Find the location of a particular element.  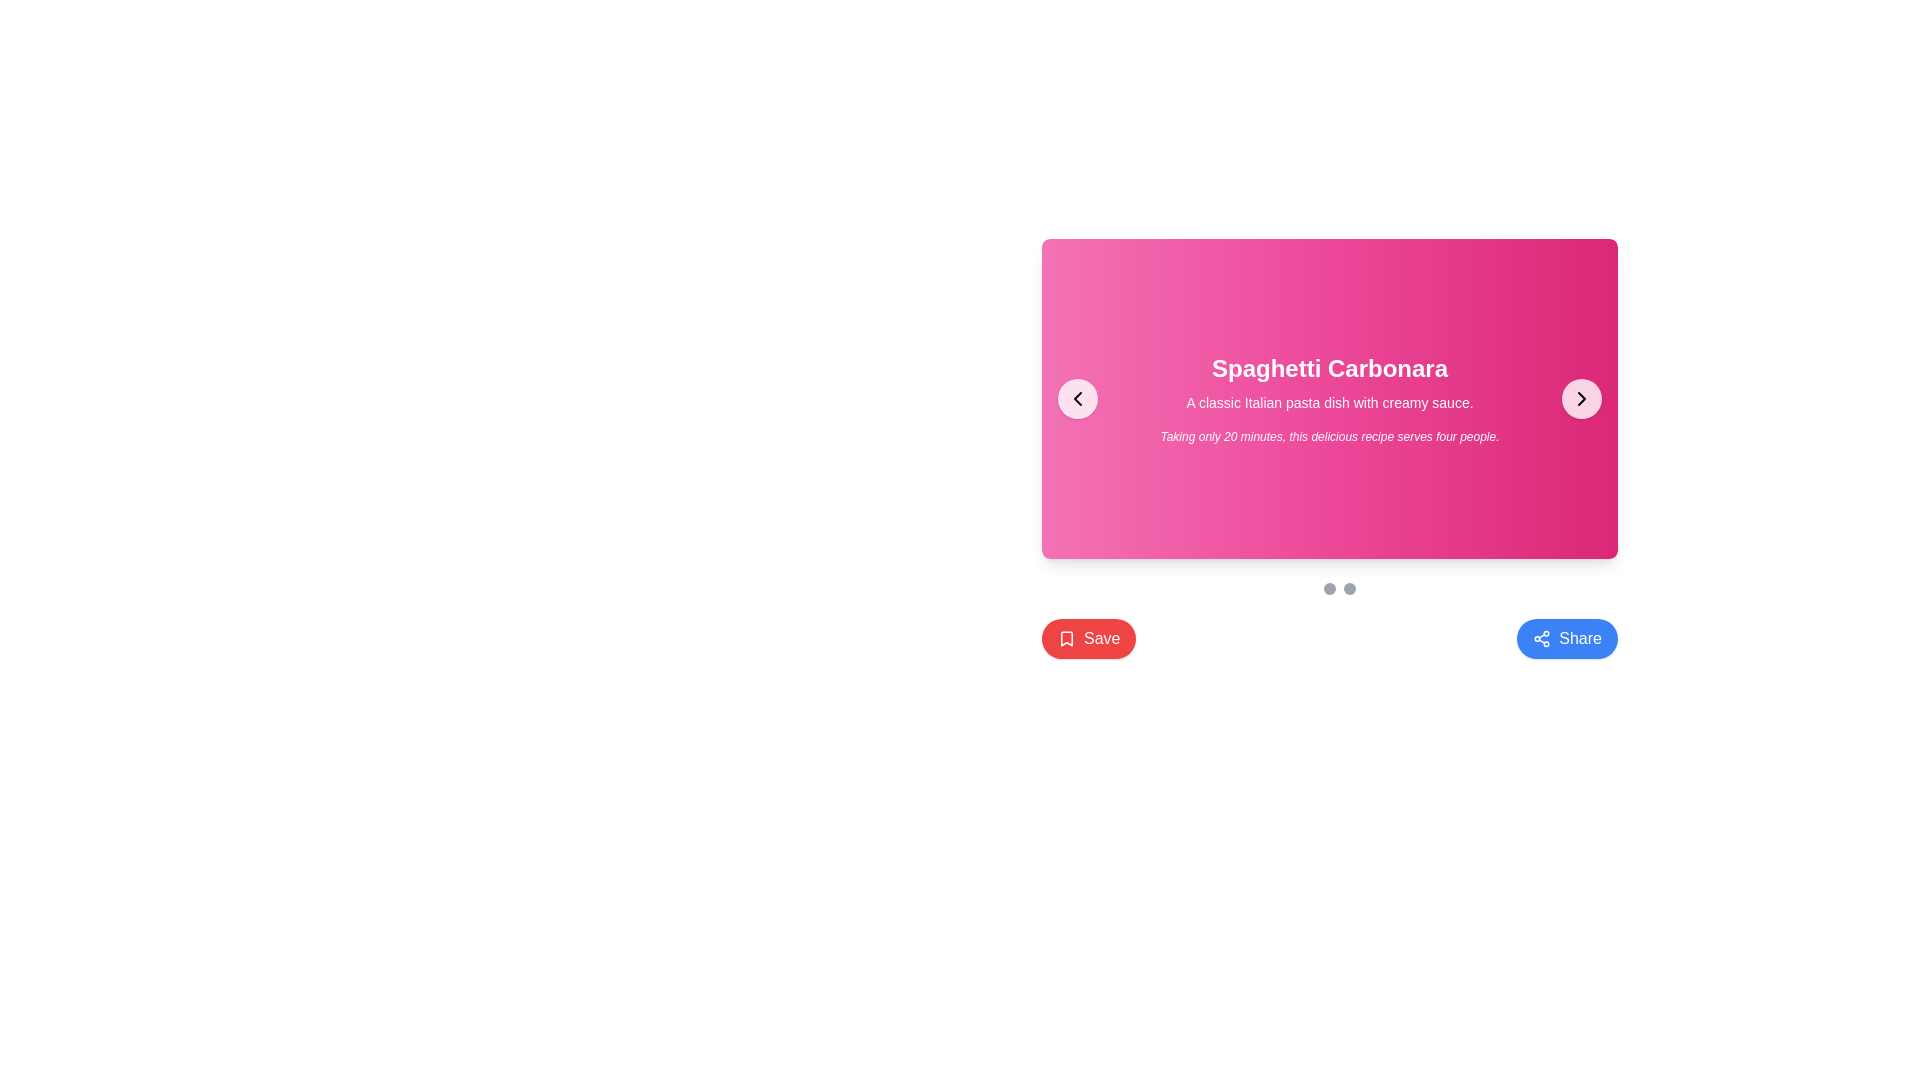

the second gray circular Pagination dot to focus is located at coordinates (1329, 588).